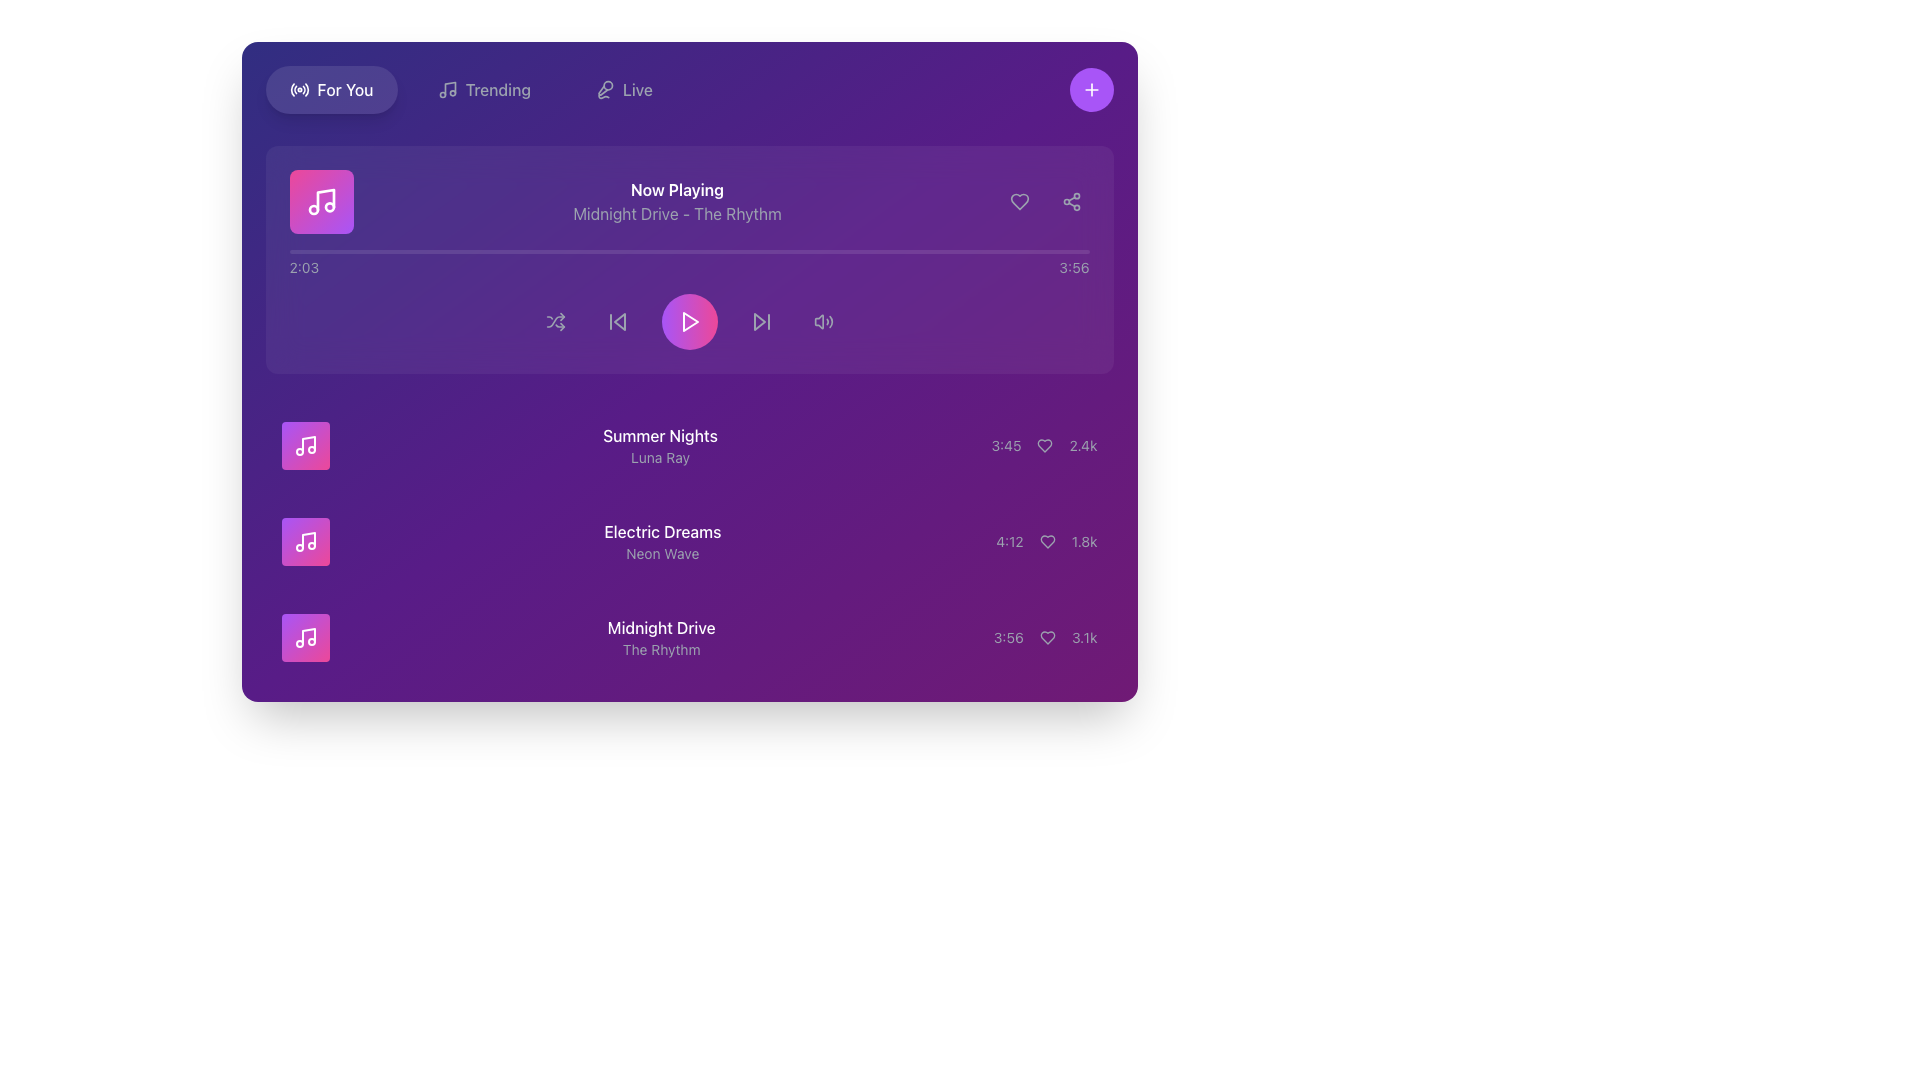  Describe the element at coordinates (1044, 637) in the screenshot. I see `the heart-shaped icon located within the Compound element that displays the time '3:56' and the like count '3.1k', positioned at the rightmost end of the 'Midnight Drive' list item` at that location.